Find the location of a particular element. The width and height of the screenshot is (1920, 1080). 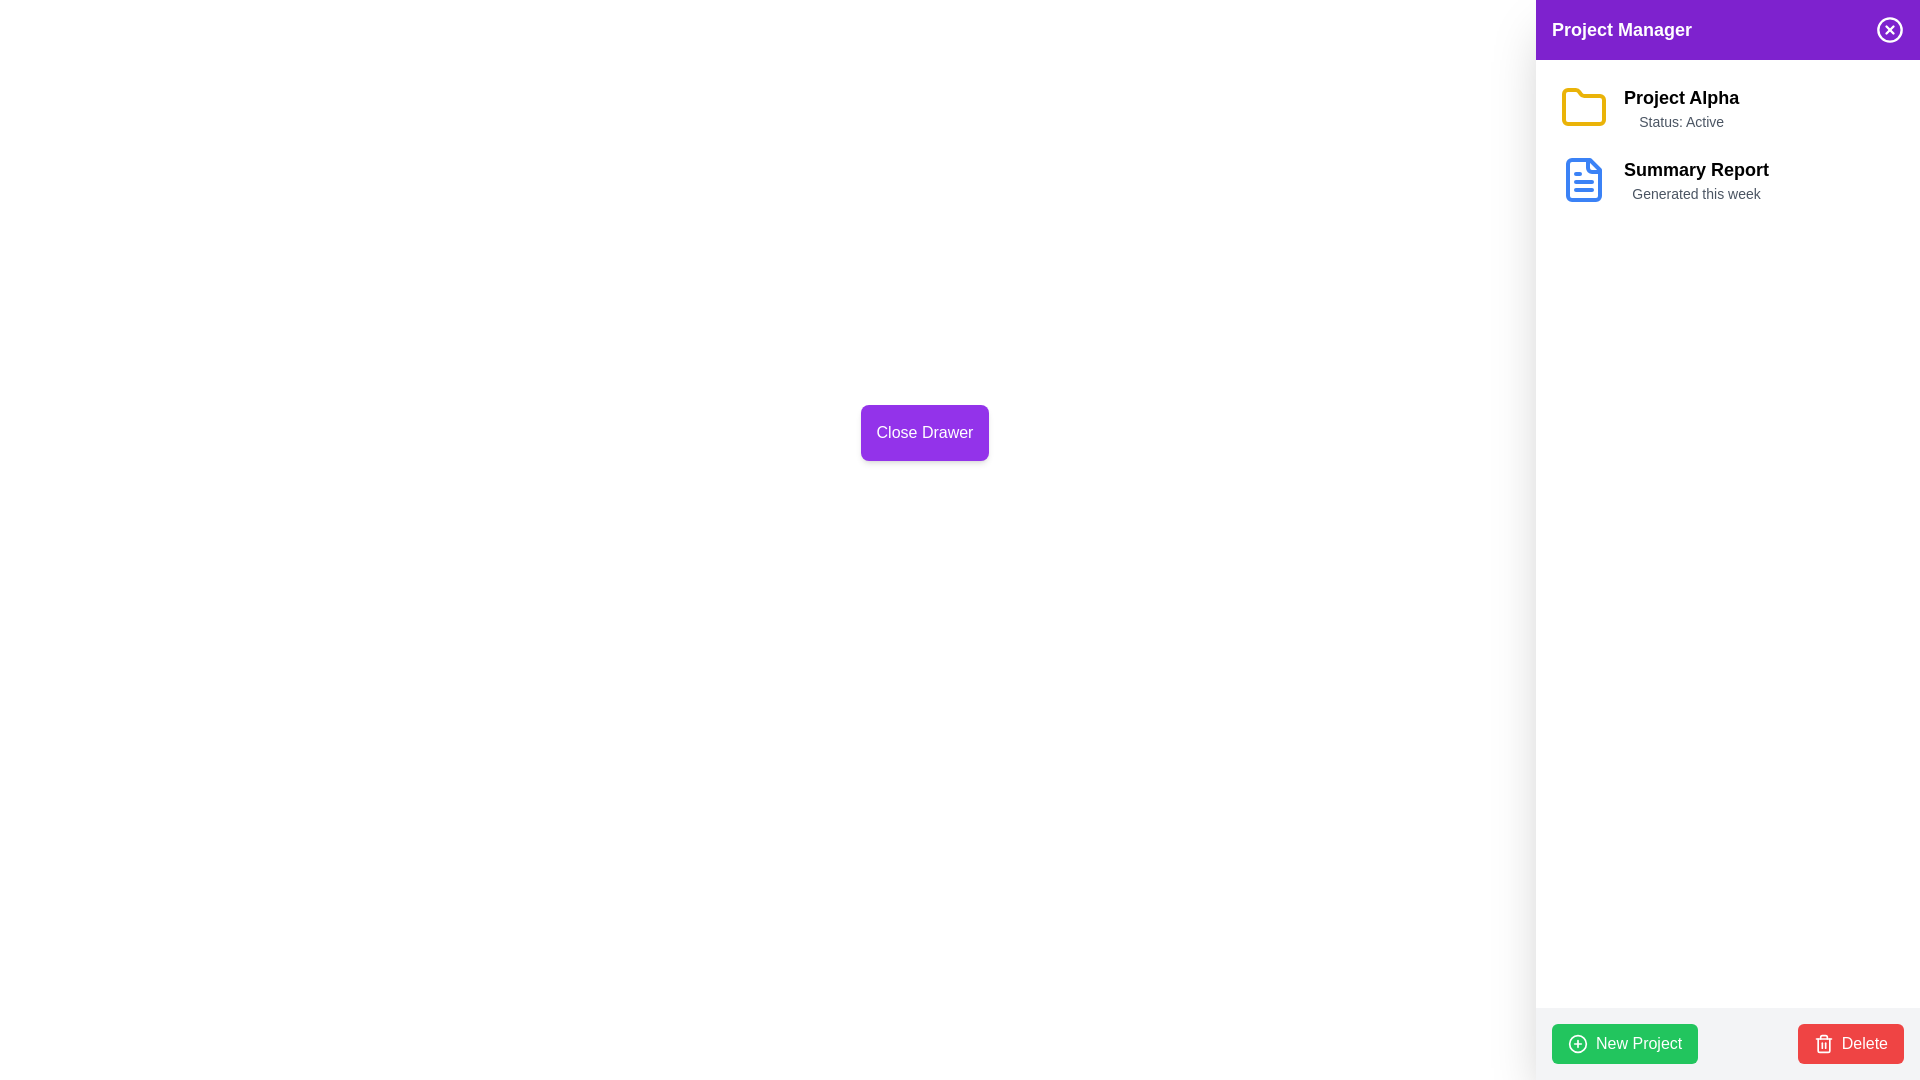

the blue document icon representing the 'Summary Report' entry located in the 'Project Manager' panel, which is positioned to the left of the 'Summary Report' text and above the description 'Generated this week' is located at coordinates (1583, 180).